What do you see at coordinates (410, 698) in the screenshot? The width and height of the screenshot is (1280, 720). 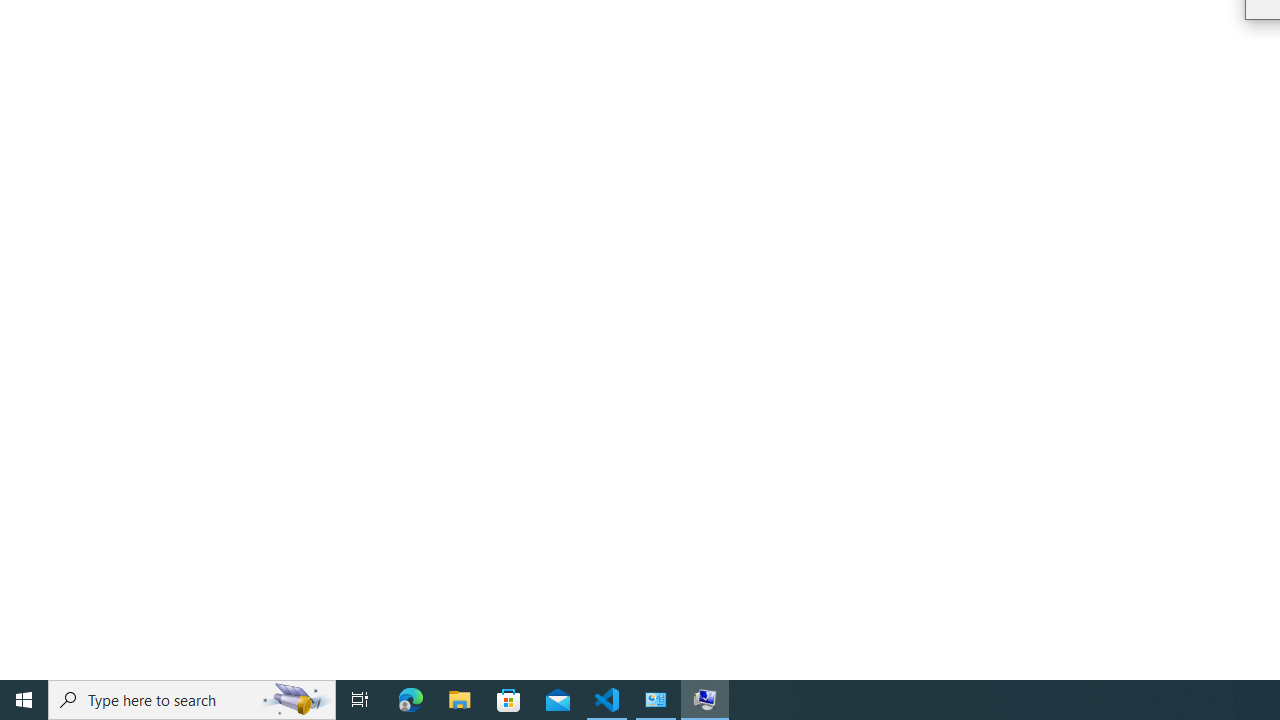 I see `'Microsoft Edge'` at bounding box center [410, 698].